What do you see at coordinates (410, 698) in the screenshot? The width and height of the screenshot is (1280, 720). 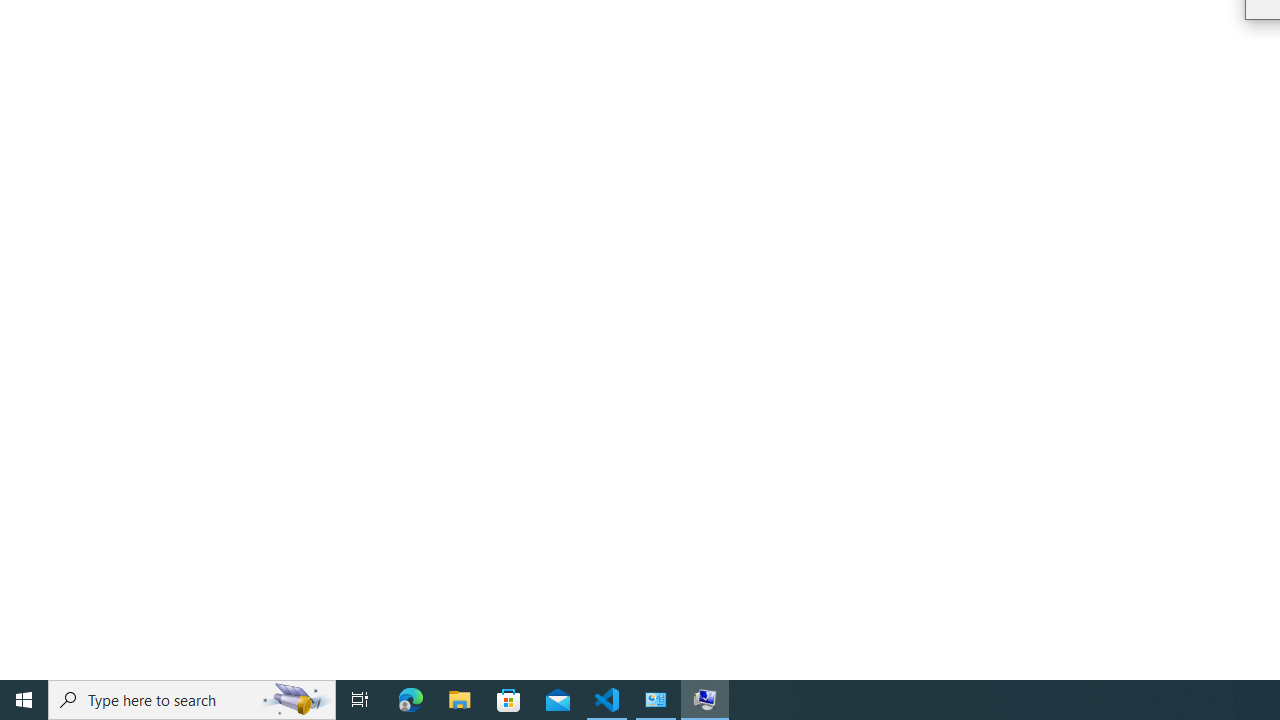 I see `'Microsoft Edge'` at bounding box center [410, 698].